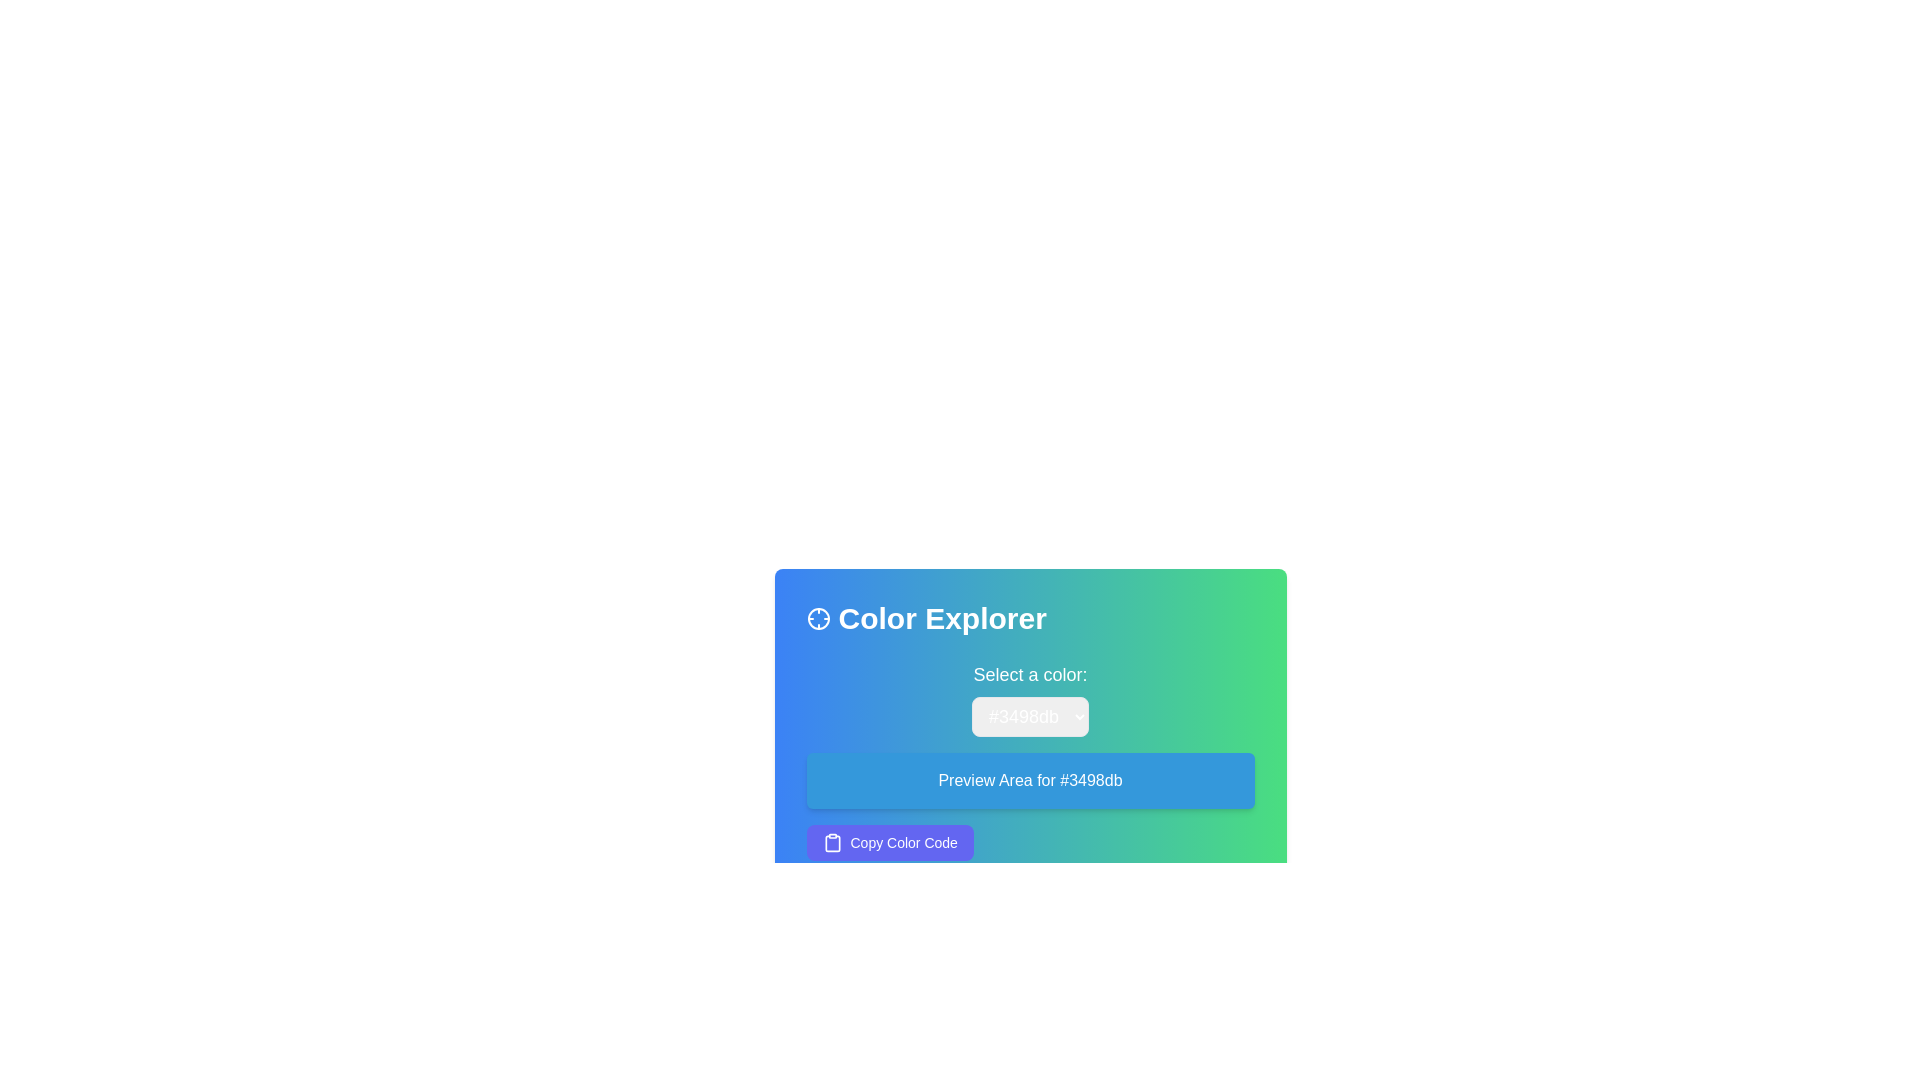  What do you see at coordinates (832, 843) in the screenshot?
I see `the clipboard icon located to the left of the 'Copy Color Code' button, which has a minimalistic design with a rounded border and a transparent center` at bounding box center [832, 843].